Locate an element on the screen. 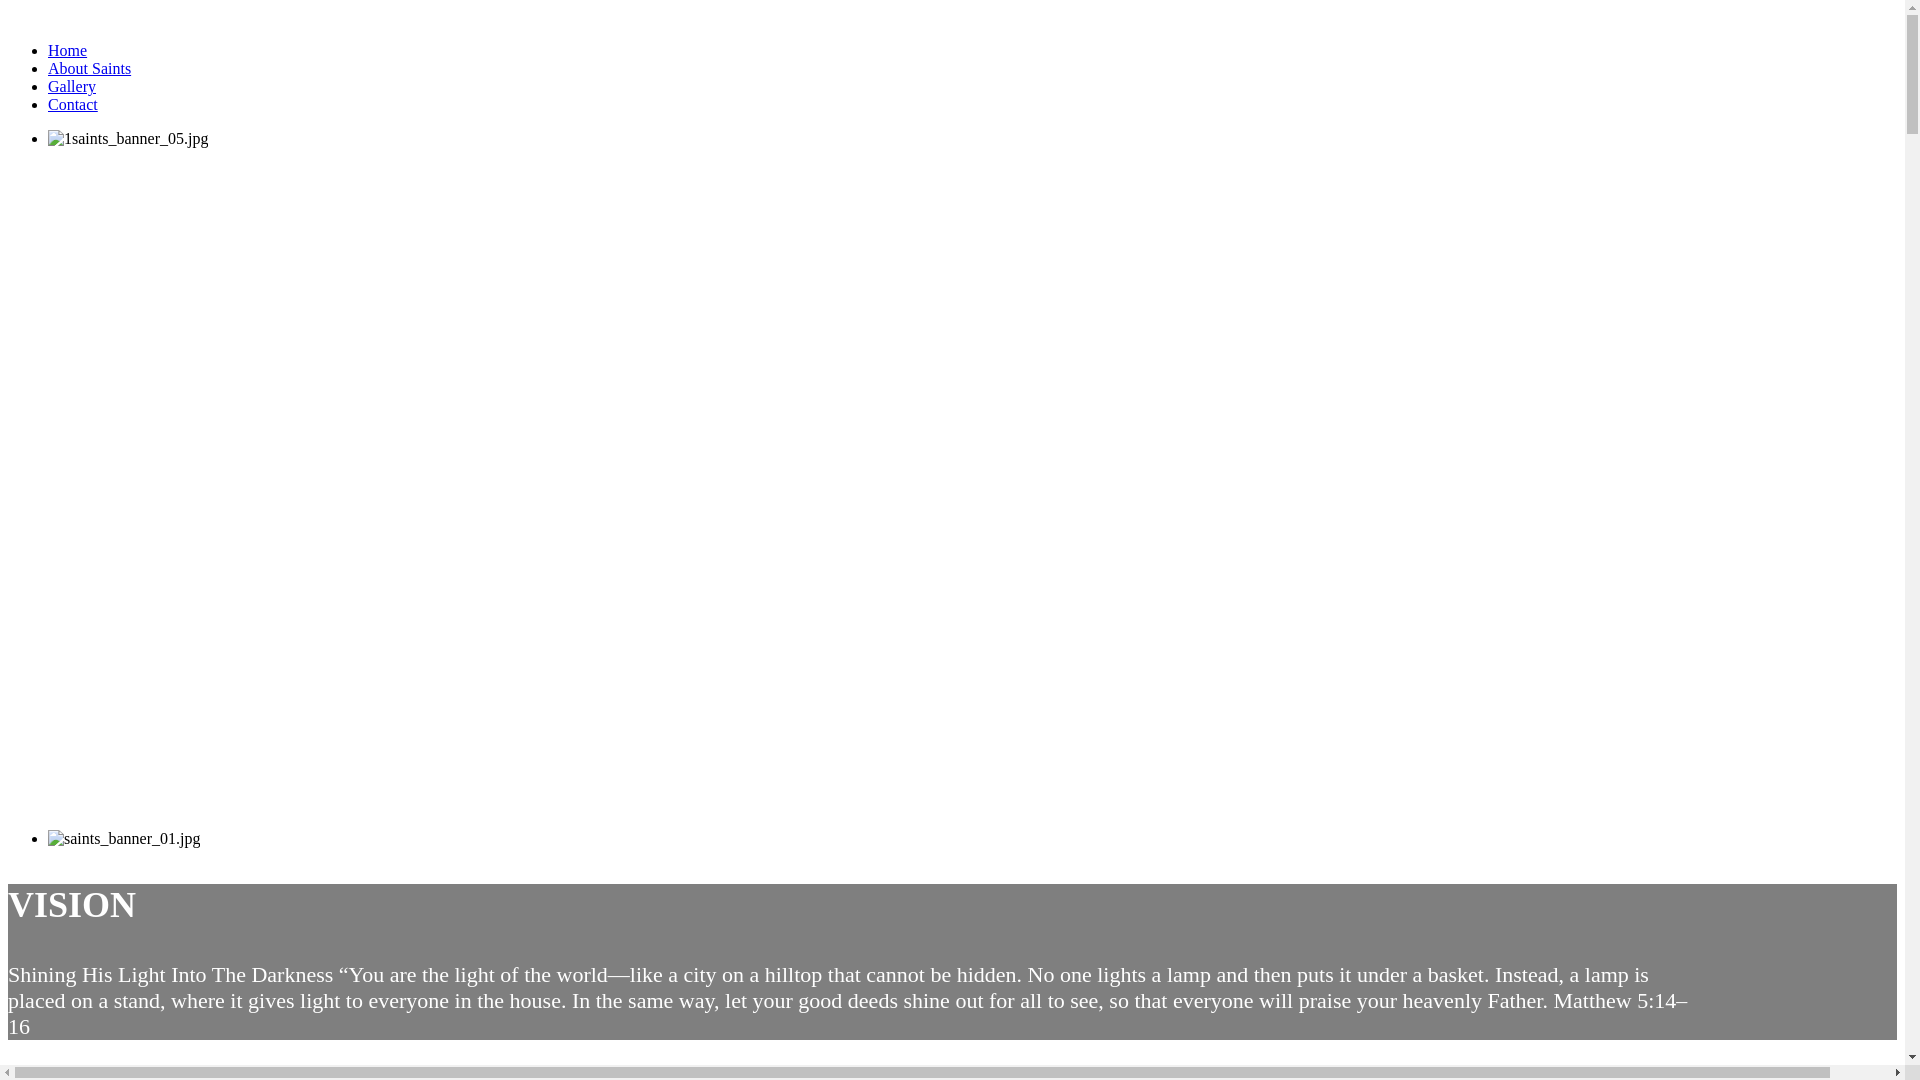 The width and height of the screenshot is (1920, 1080). 'About Saints' is located at coordinates (88, 67).